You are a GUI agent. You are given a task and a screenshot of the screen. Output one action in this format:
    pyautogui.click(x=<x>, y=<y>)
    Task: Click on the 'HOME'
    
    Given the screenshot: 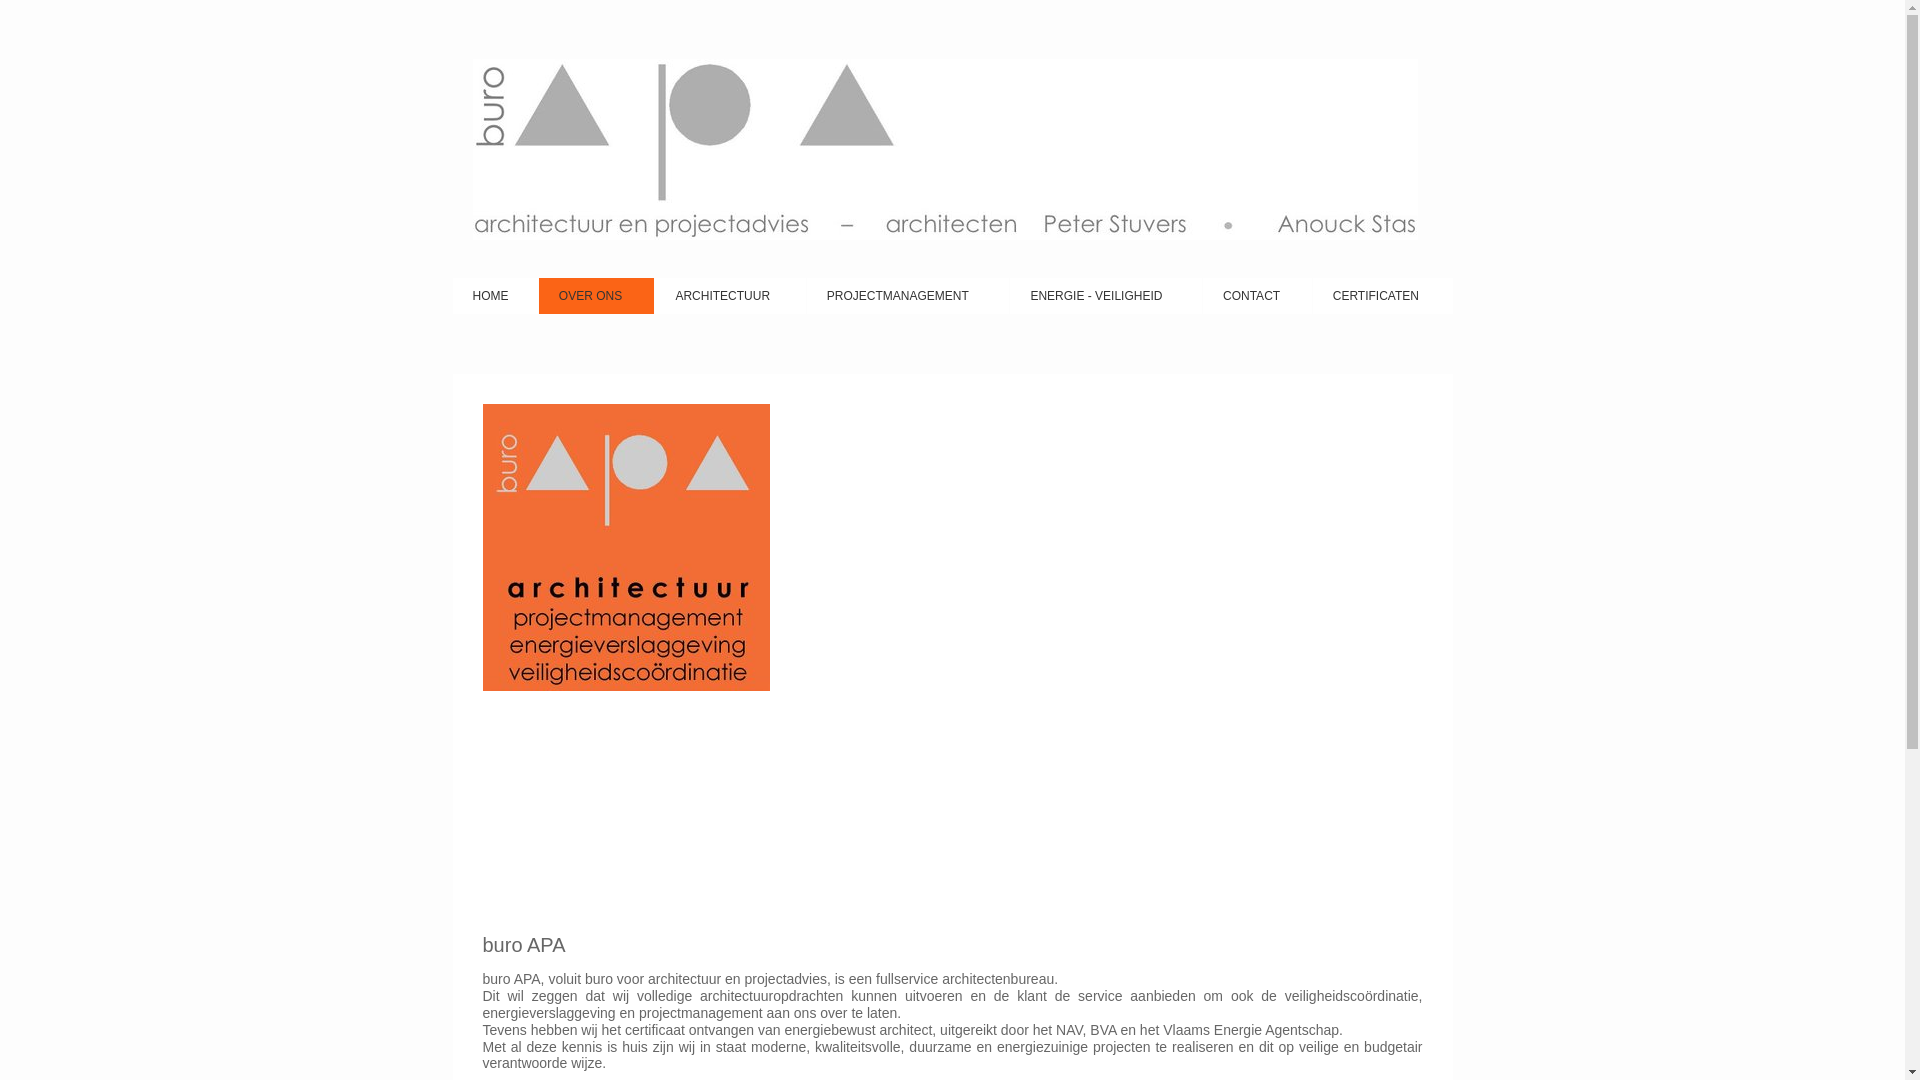 What is the action you would take?
    pyautogui.click(x=494, y=296)
    